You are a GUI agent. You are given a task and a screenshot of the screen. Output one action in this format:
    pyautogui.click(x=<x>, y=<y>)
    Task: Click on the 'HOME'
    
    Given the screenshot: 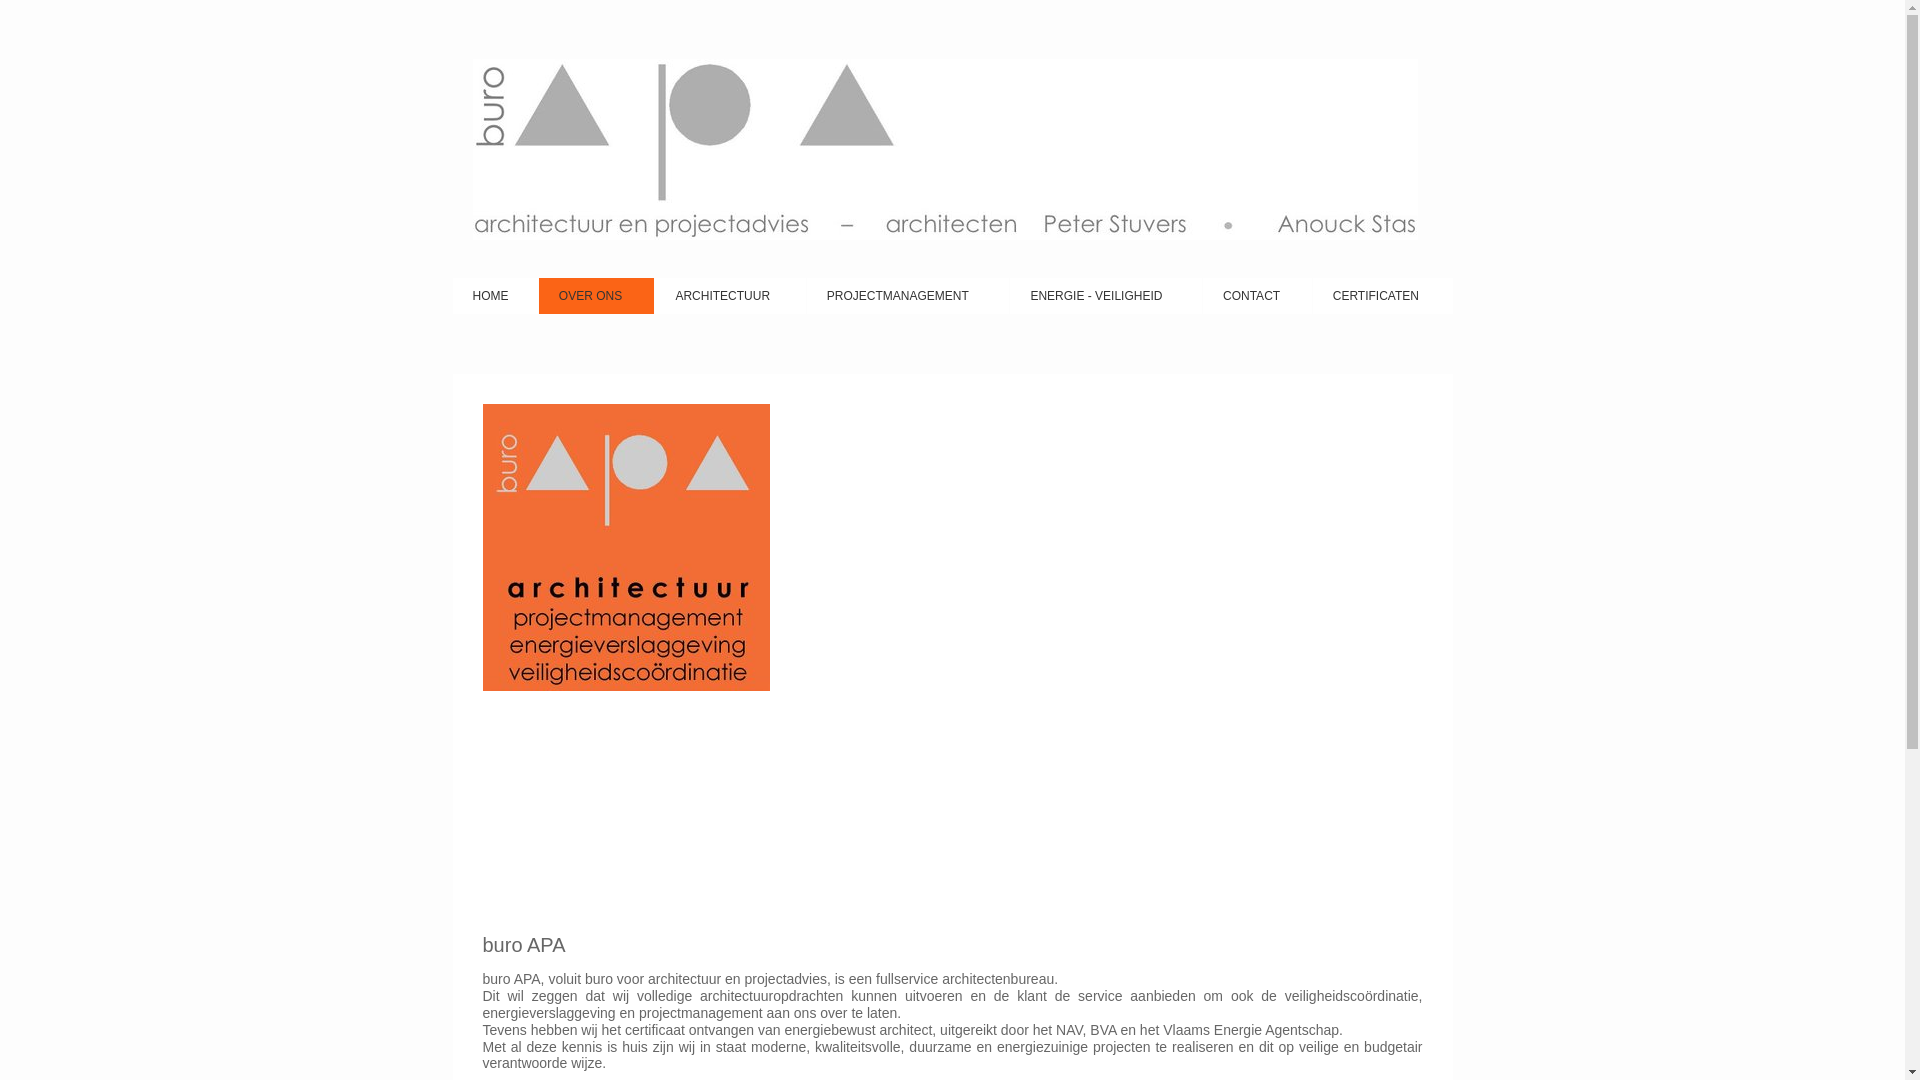 What is the action you would take?
    pyautogui.click(x=494, y=296)
    